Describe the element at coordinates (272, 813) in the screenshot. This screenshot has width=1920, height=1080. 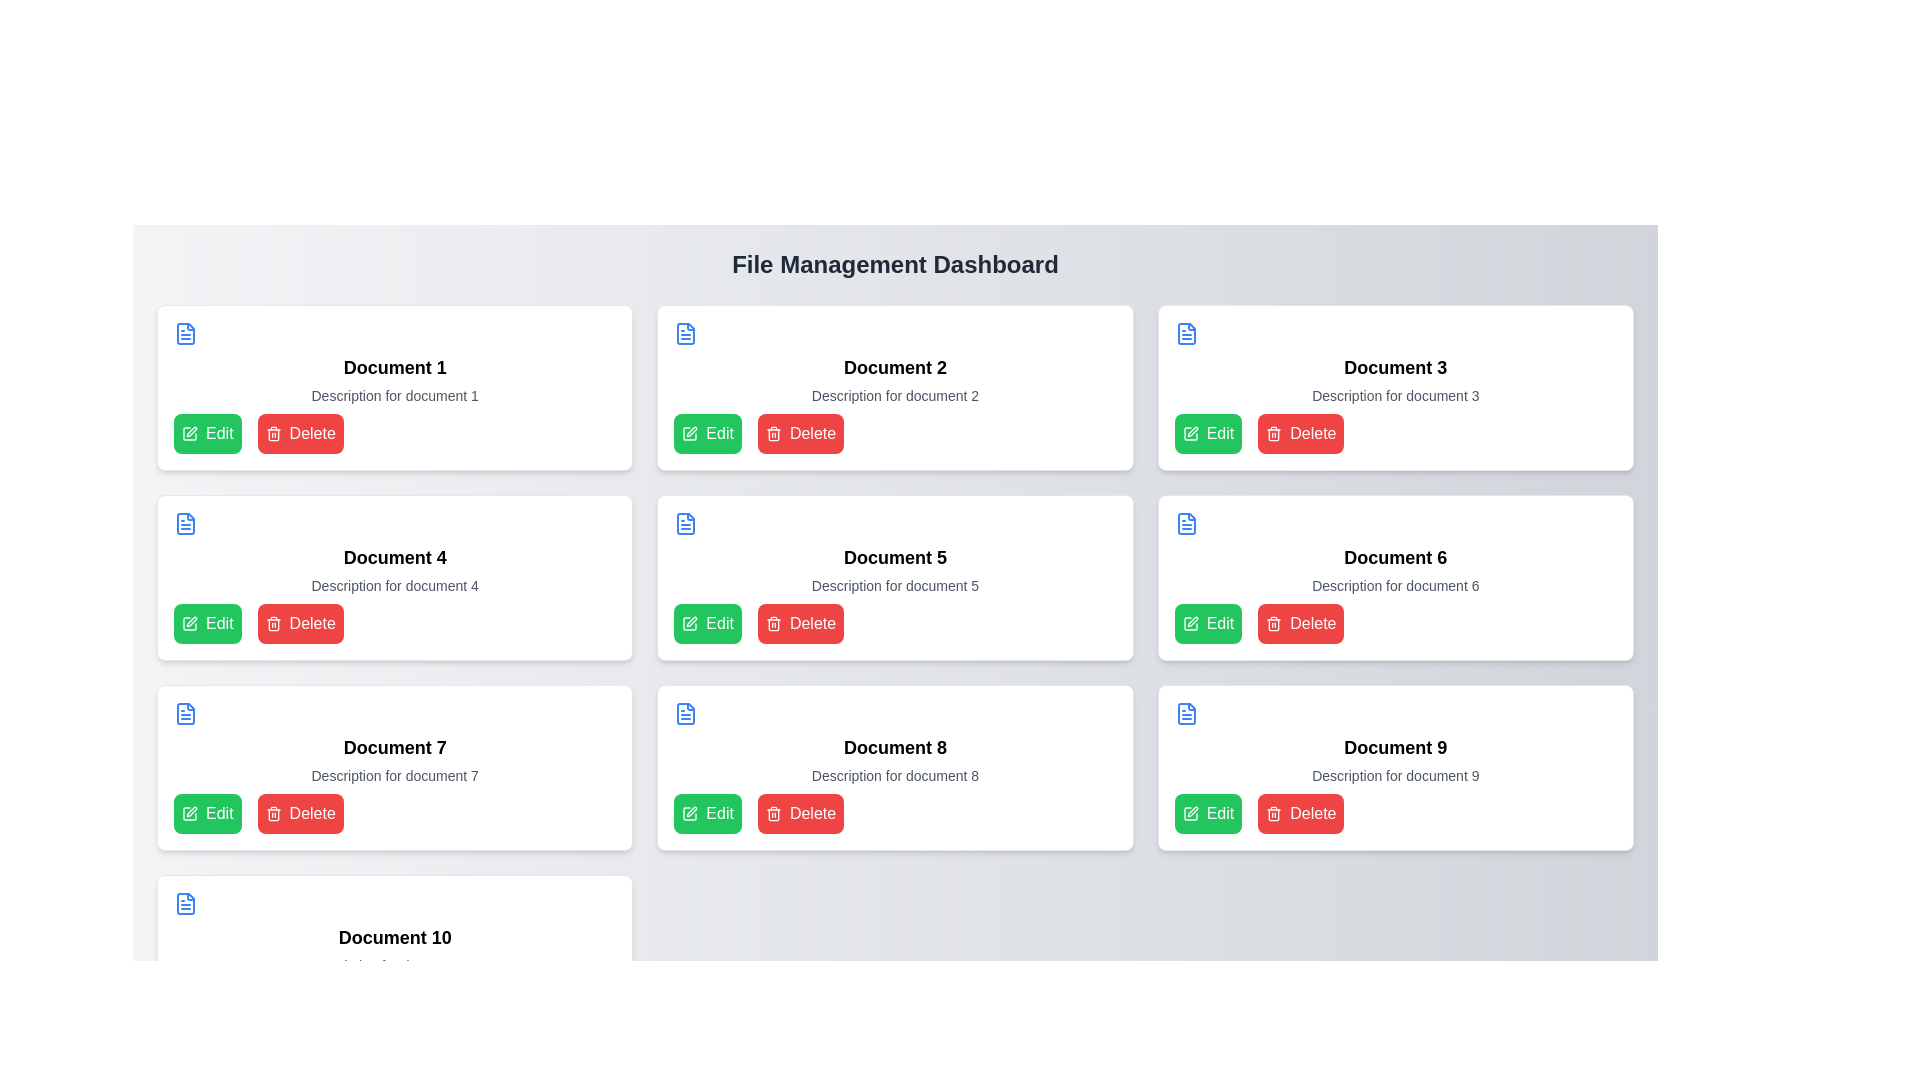
I see `the delete icon located in the bottom right corner of the card labeled 'Document 7' in the third row of the grid layout` at that location.